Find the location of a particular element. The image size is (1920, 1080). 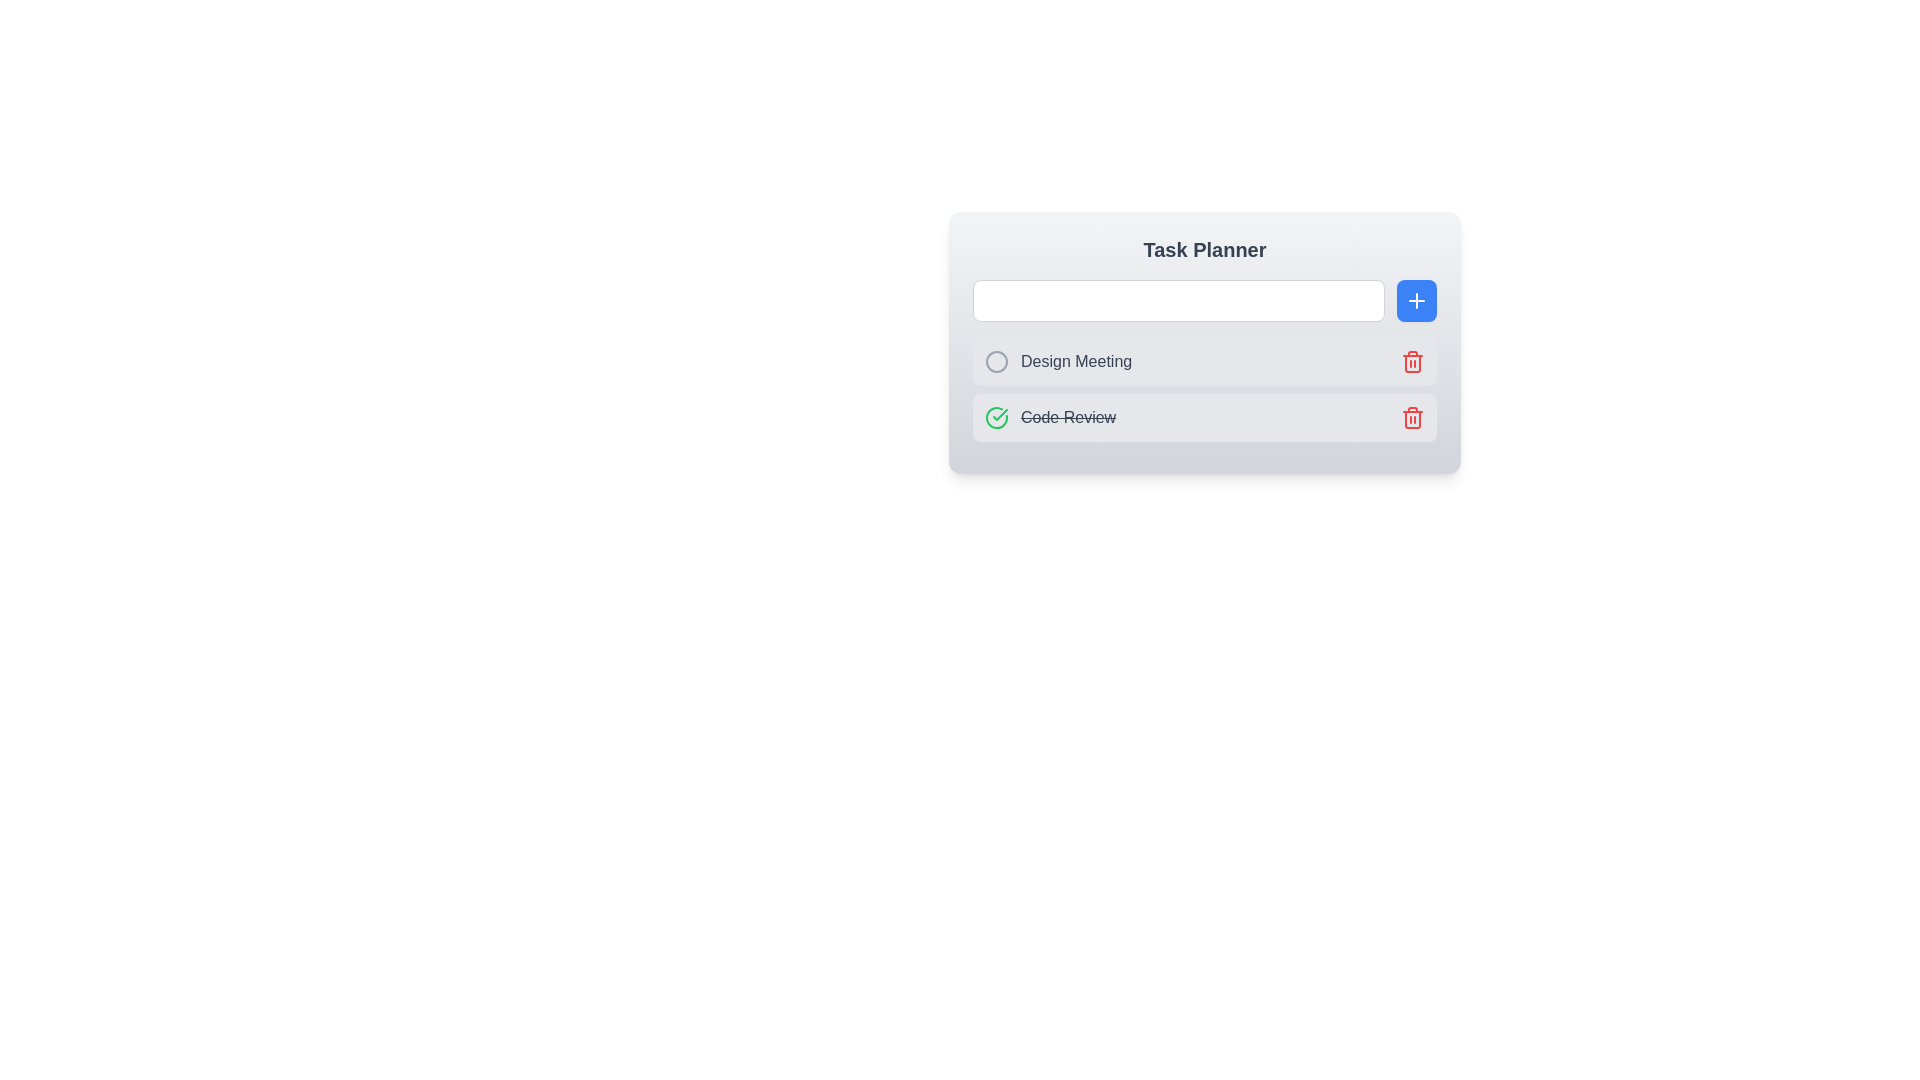

the appearance of the trash can icon located under the text 'Code Review' in the right segment of the list item is located at coordinates (1411, 363).